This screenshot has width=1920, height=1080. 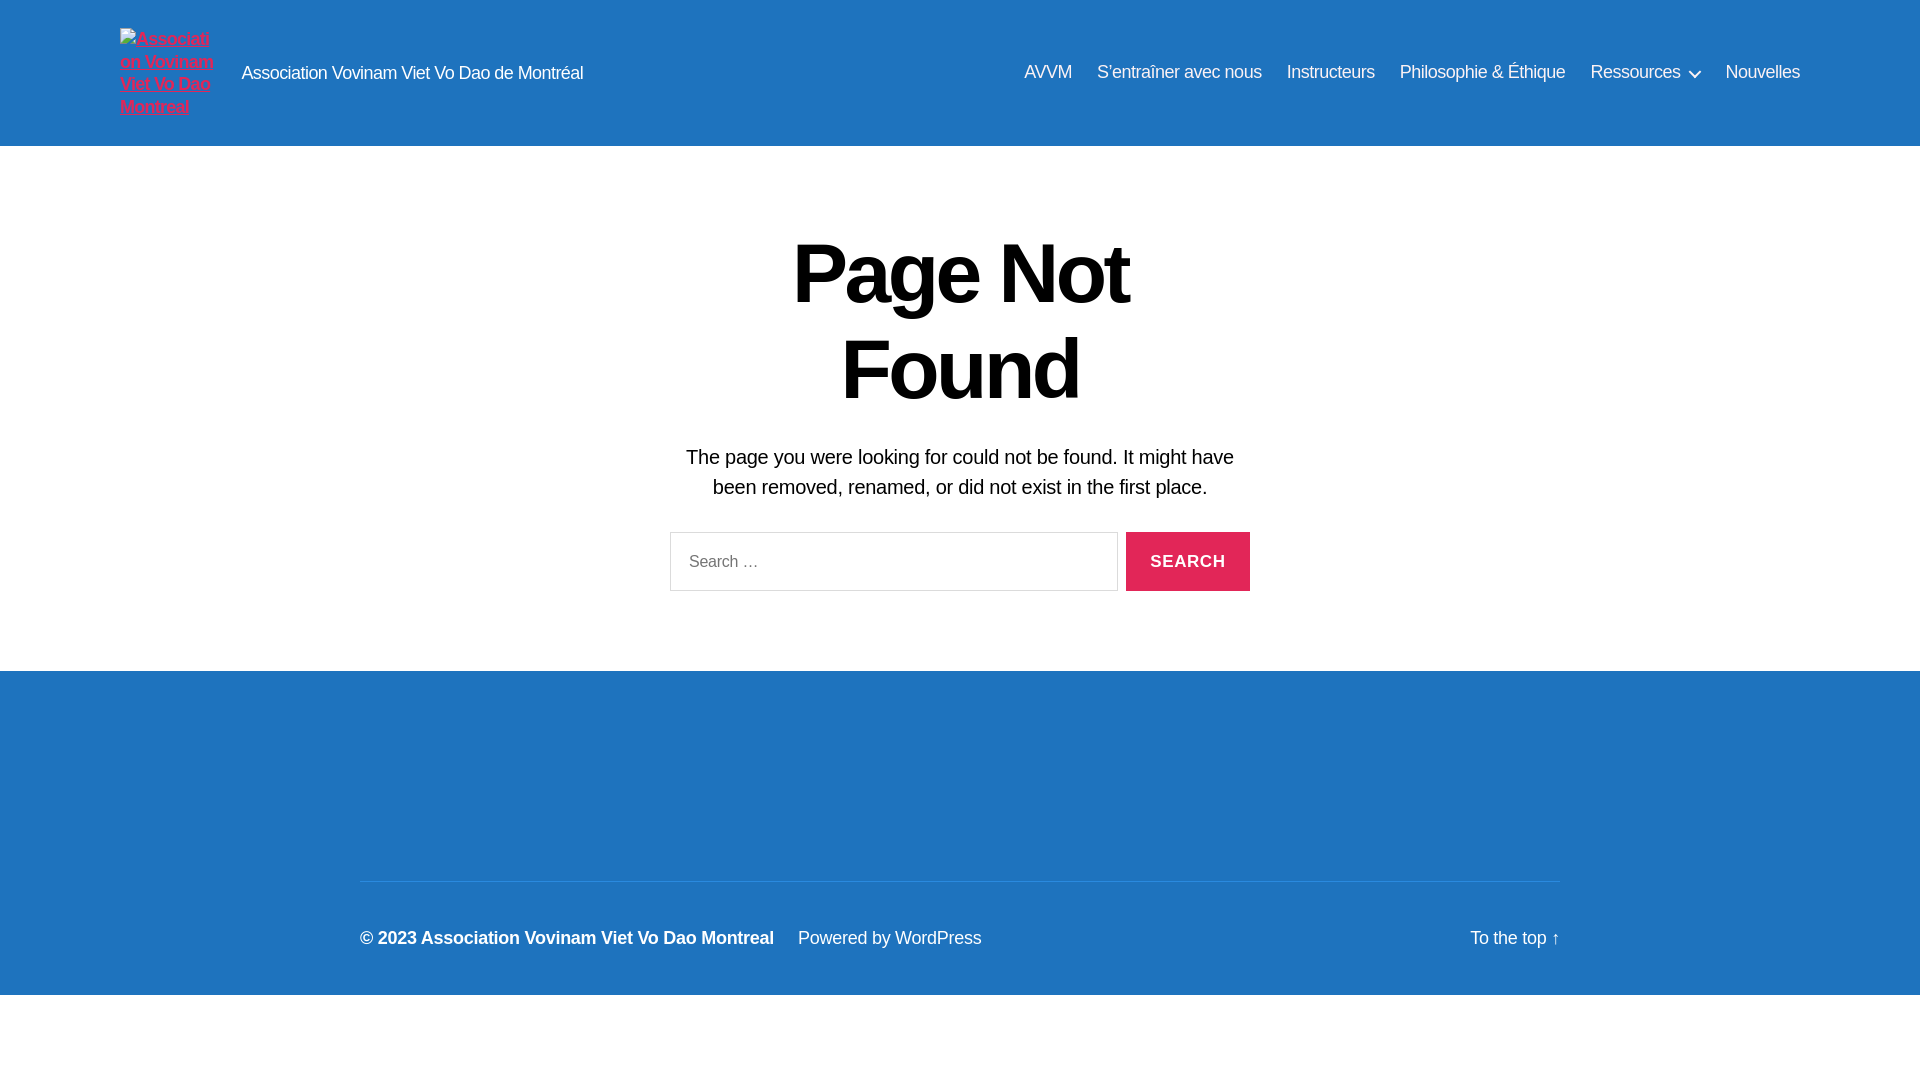 I want to click on 'Ressources', so click(x=1645, y=72).